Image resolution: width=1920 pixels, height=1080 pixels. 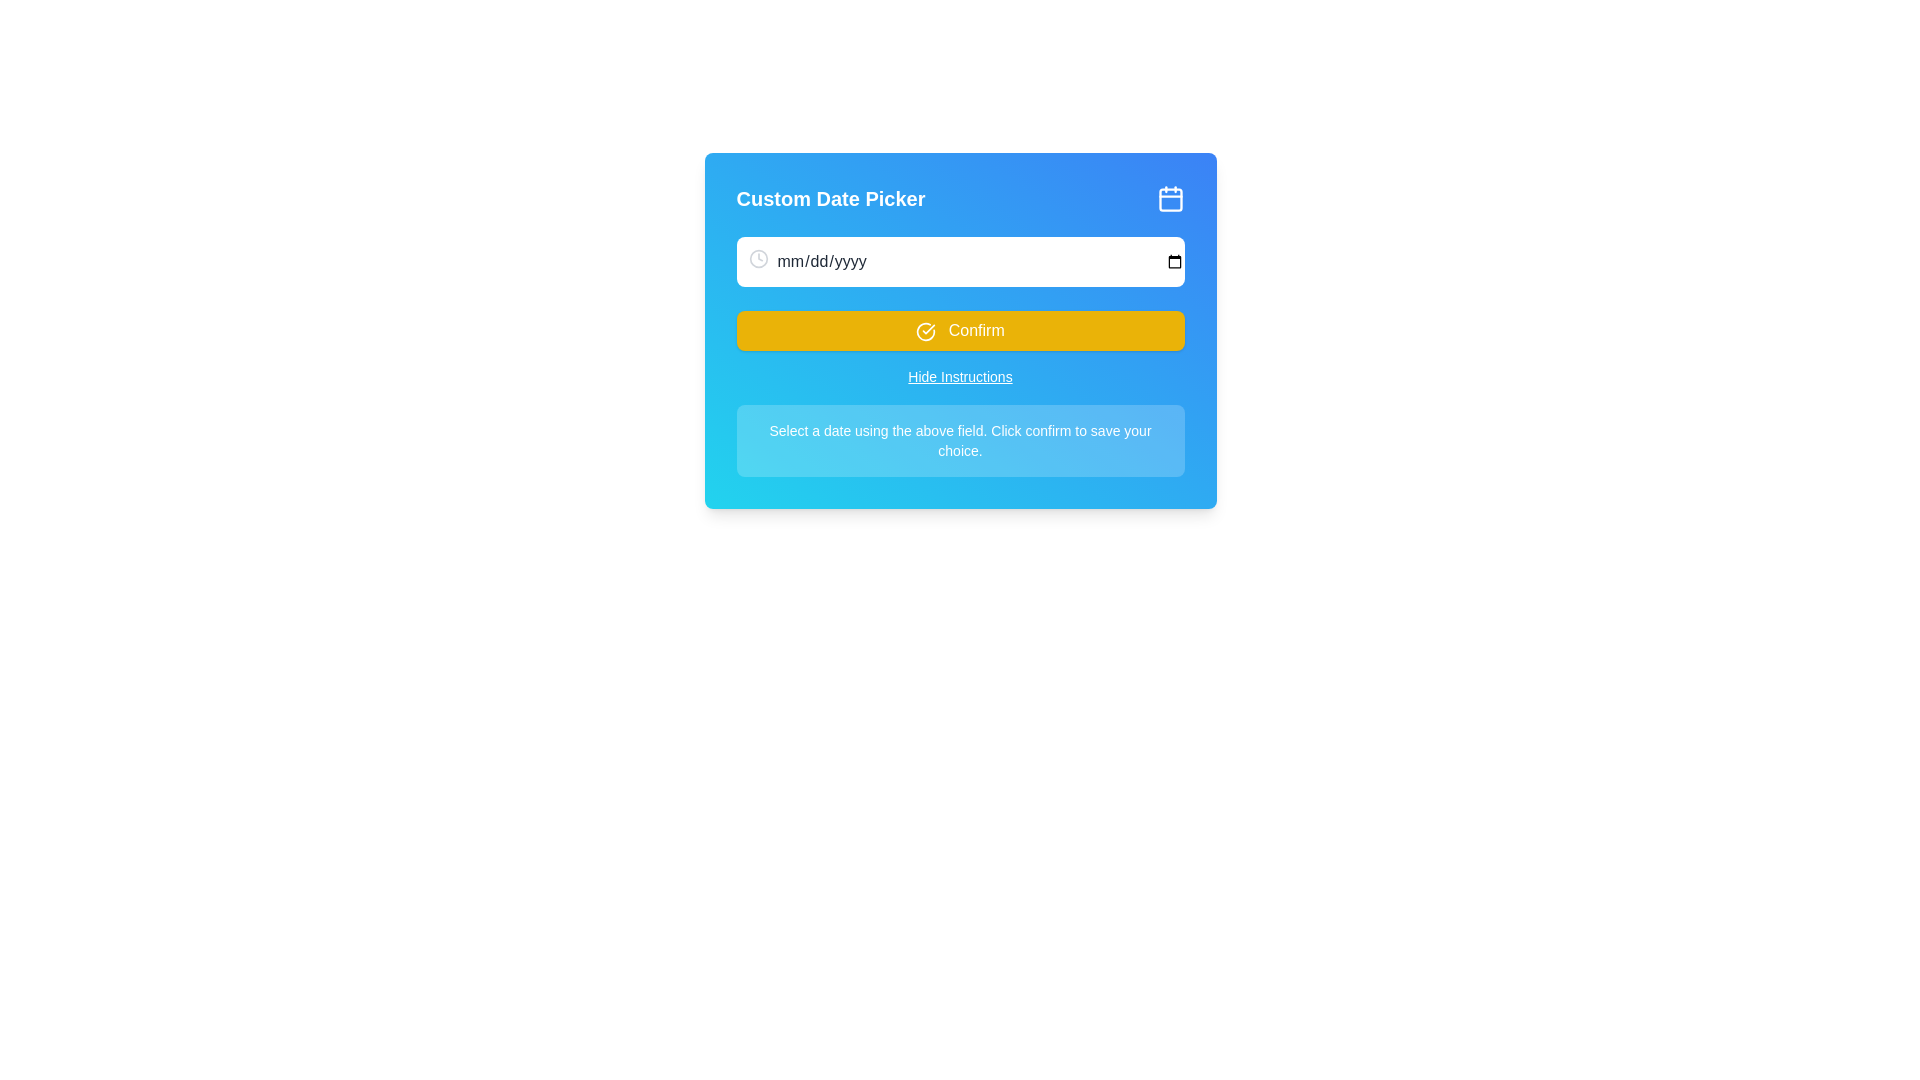 I want to click on the circular graphical element that forms part of the SVG clock icon located to the left of the date input field with the placeholder 'mm/dd/yyyy', so click(x=757, y=257).